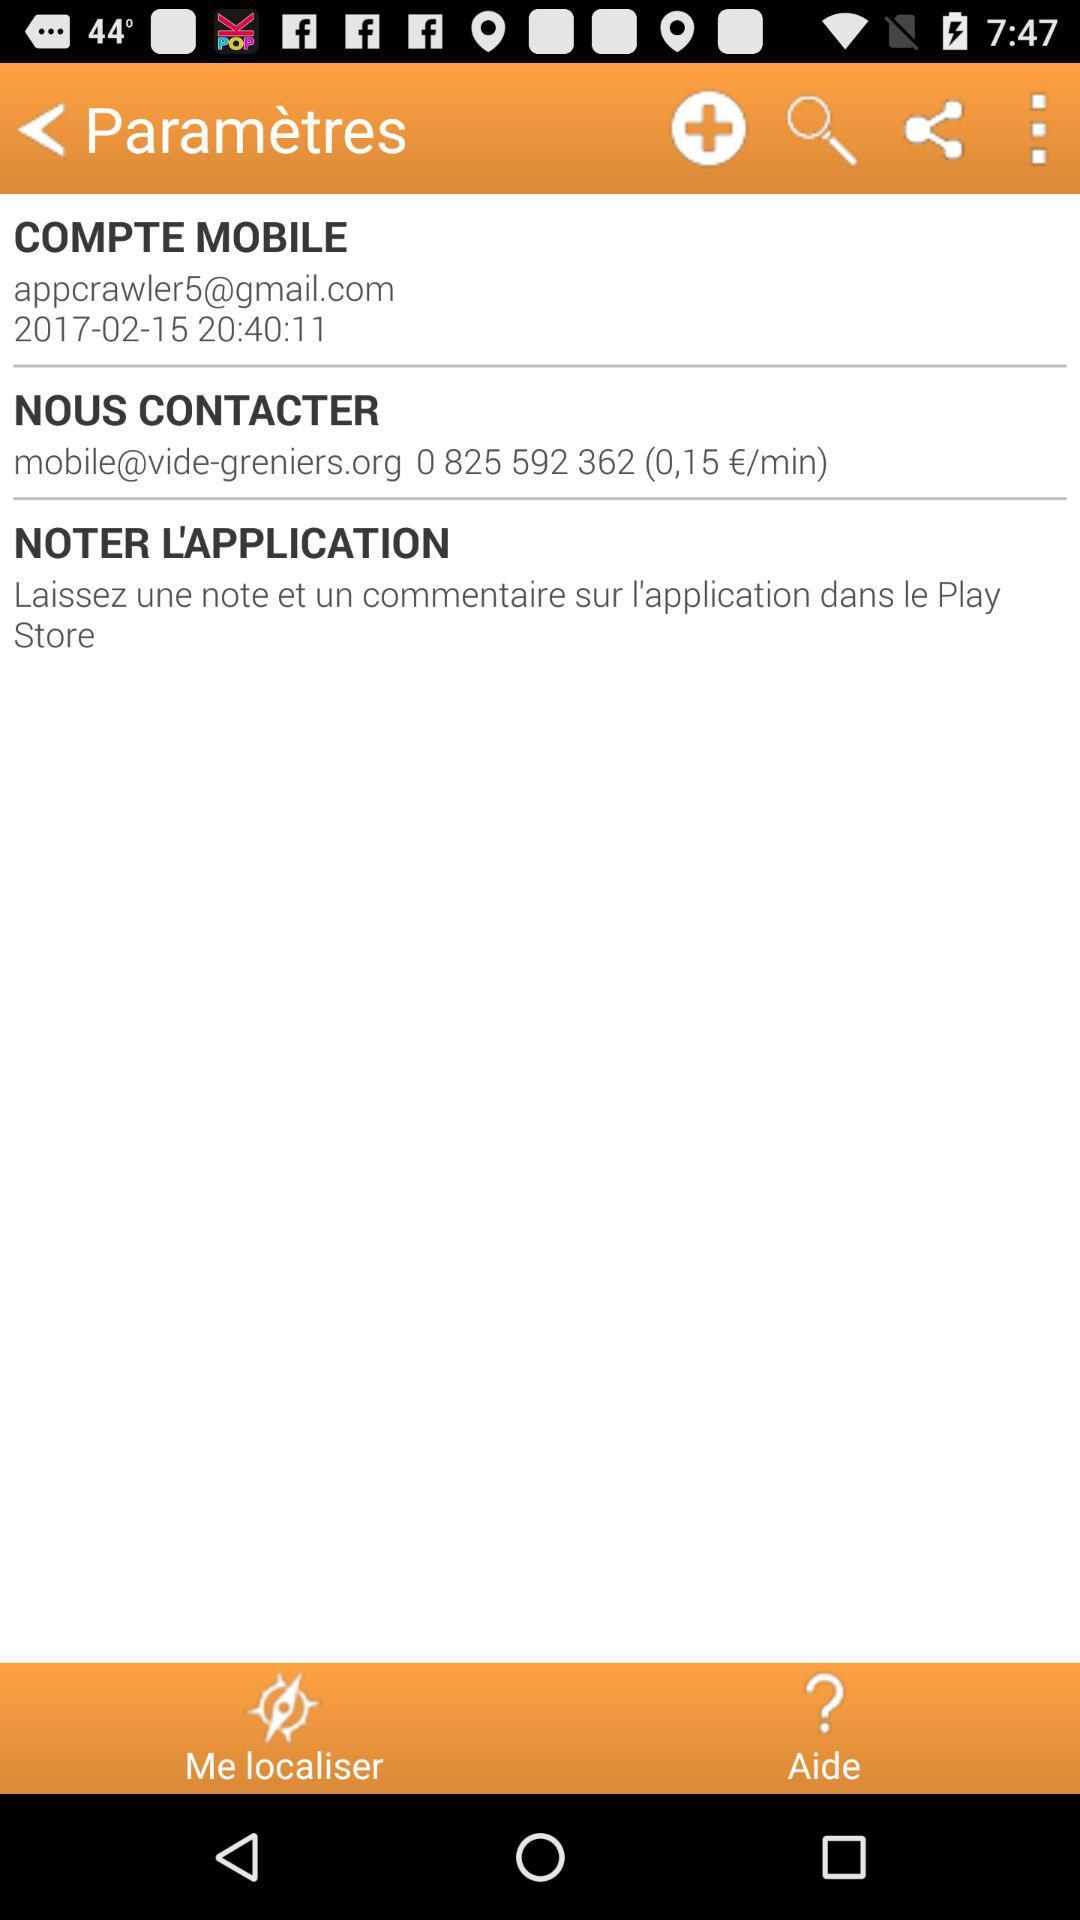 This screenshot has height=1920, width=1080. Describe the element at coordinates (823, 1826) in the screenshot. I see `the help icon` at that location.